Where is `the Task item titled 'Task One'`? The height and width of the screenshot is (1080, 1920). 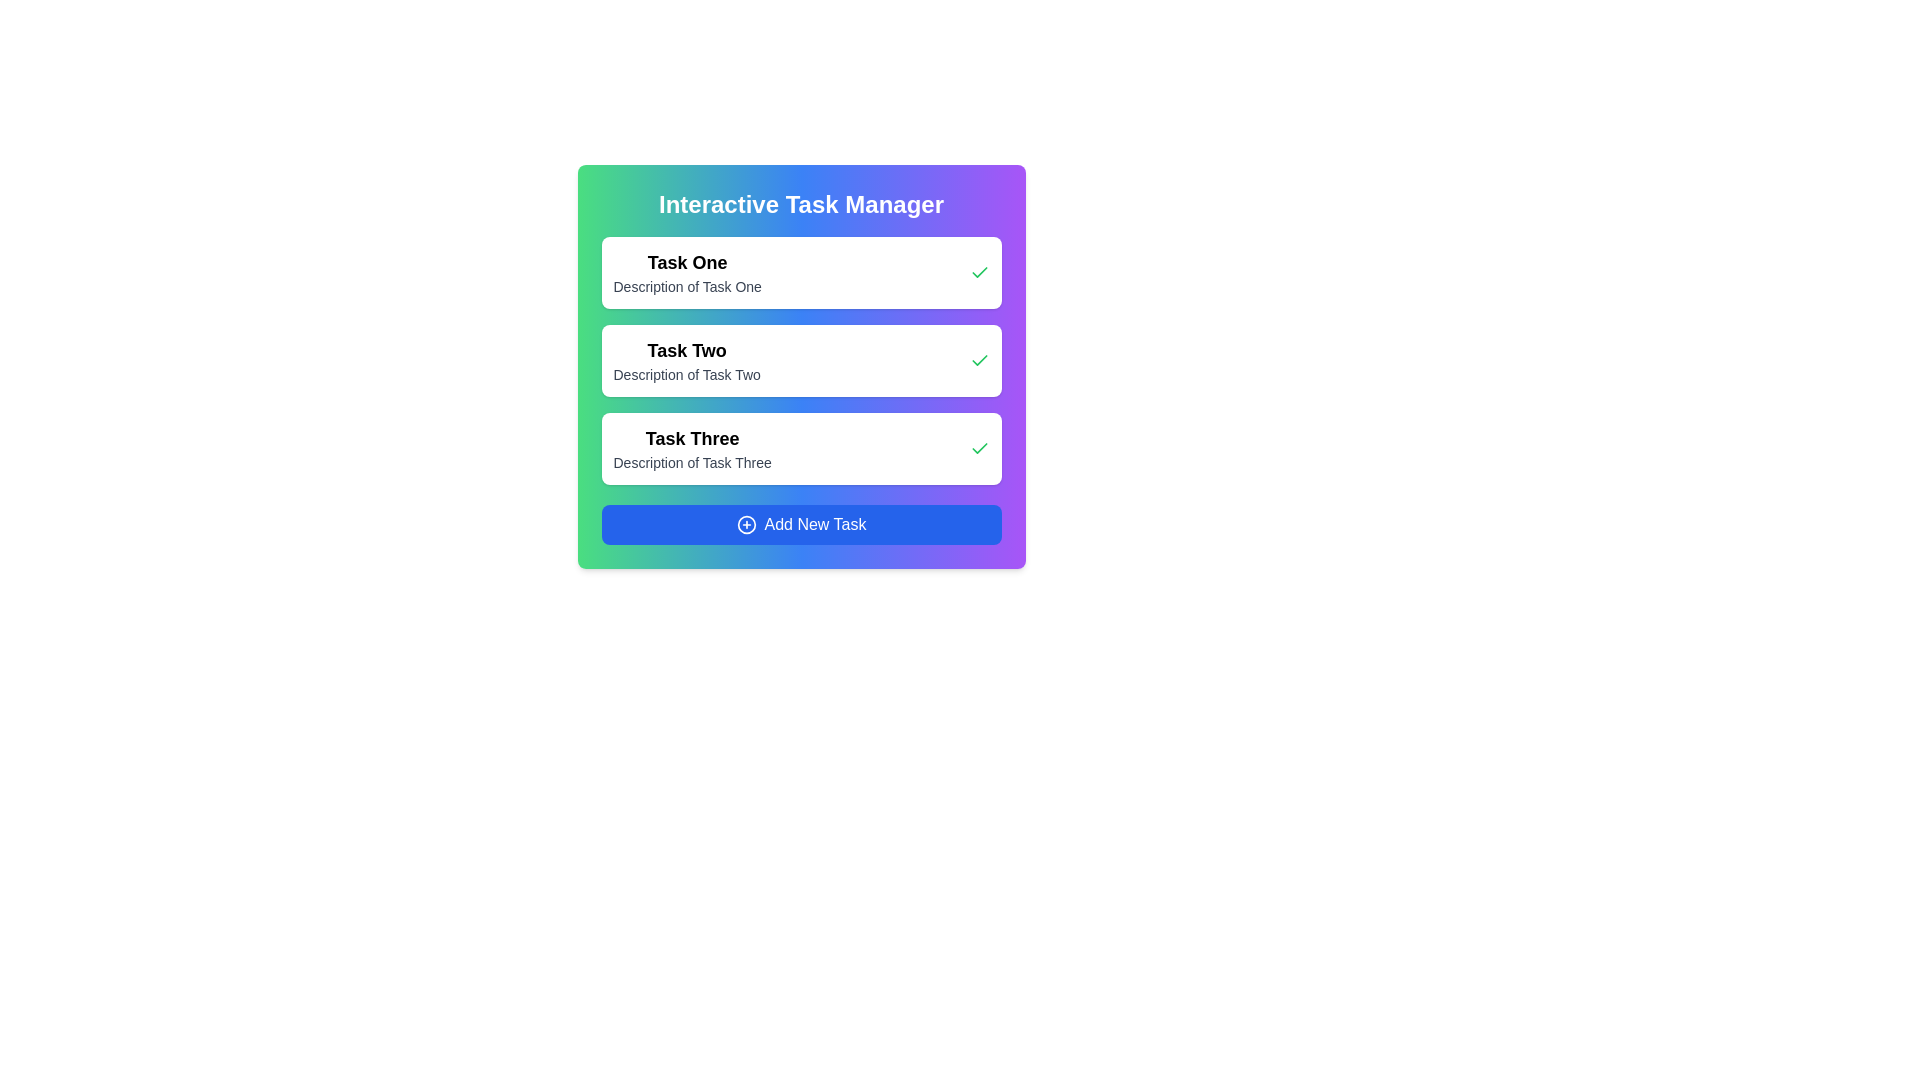
the Task item titled 'Task One' is located at coordinates (687, 273).